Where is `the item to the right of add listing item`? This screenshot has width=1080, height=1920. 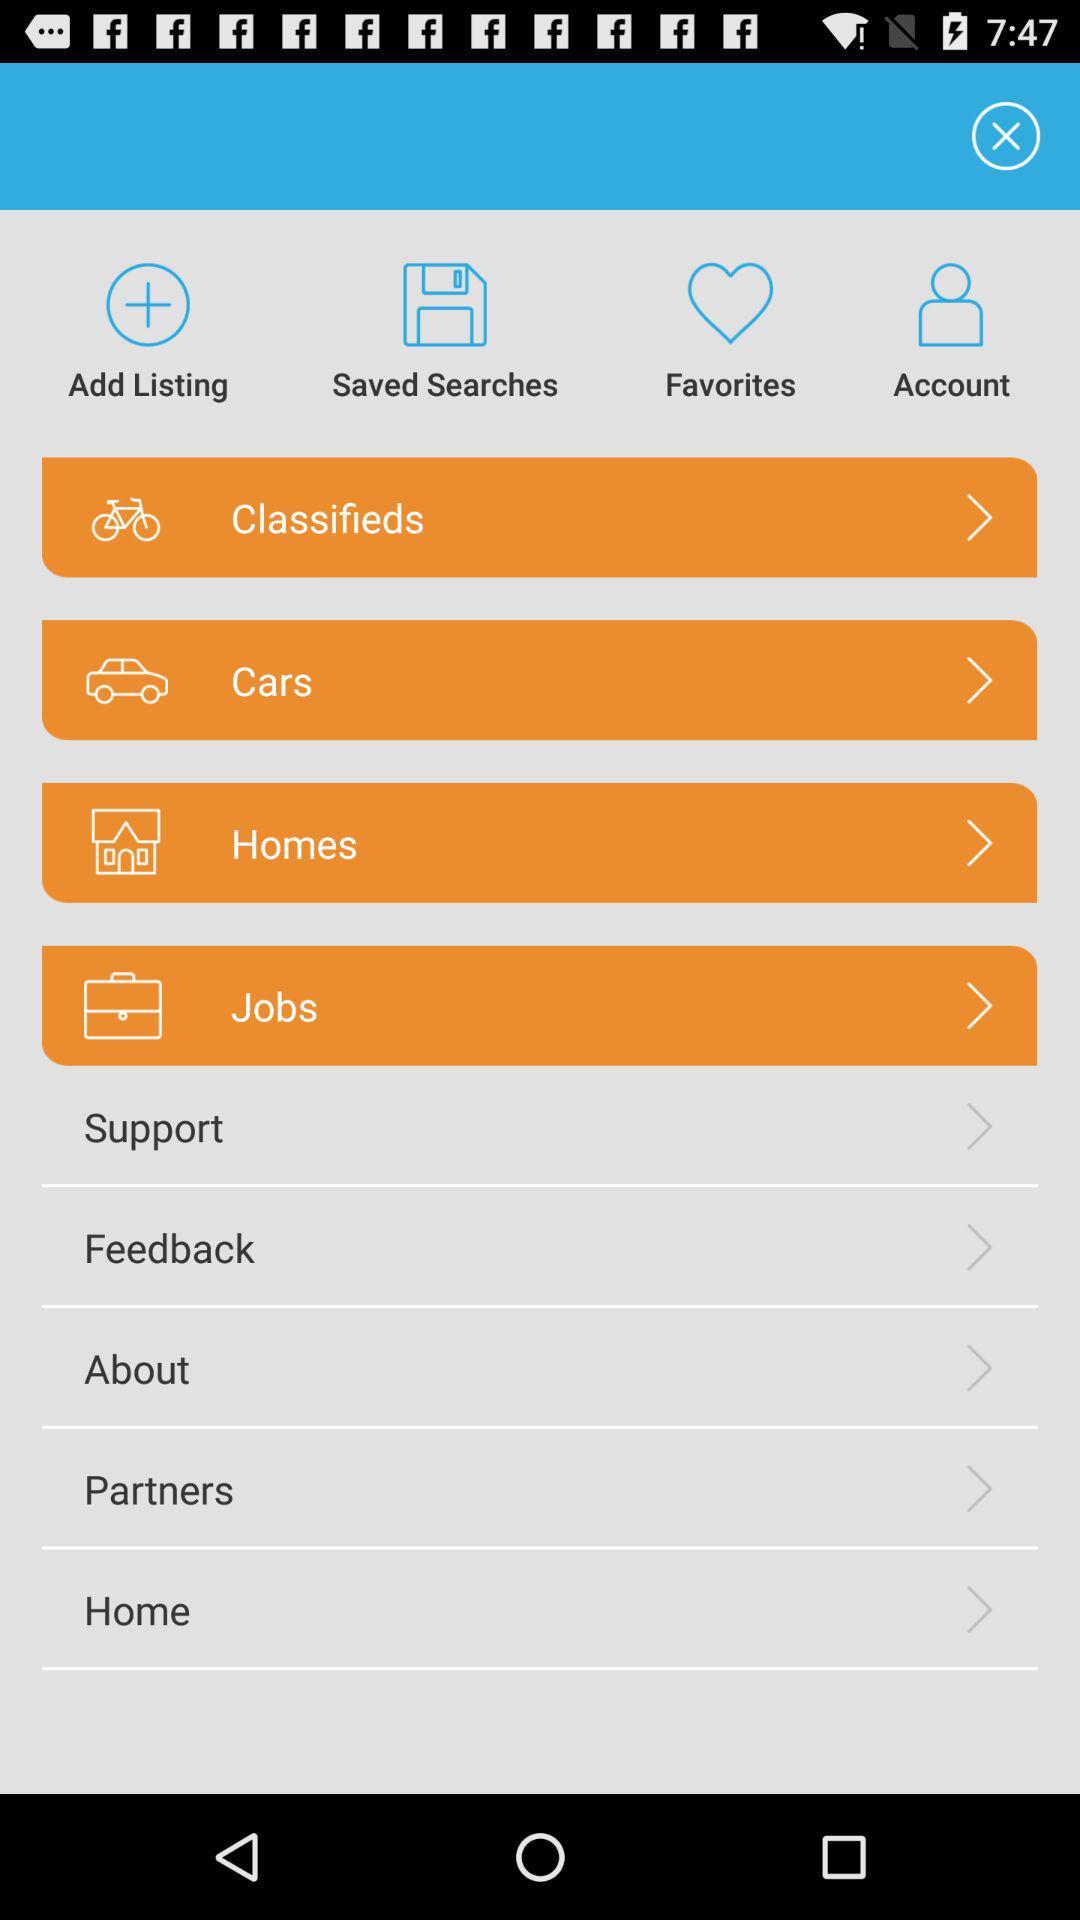
the item to the right of add listing item is located at coordinates (444, 333).